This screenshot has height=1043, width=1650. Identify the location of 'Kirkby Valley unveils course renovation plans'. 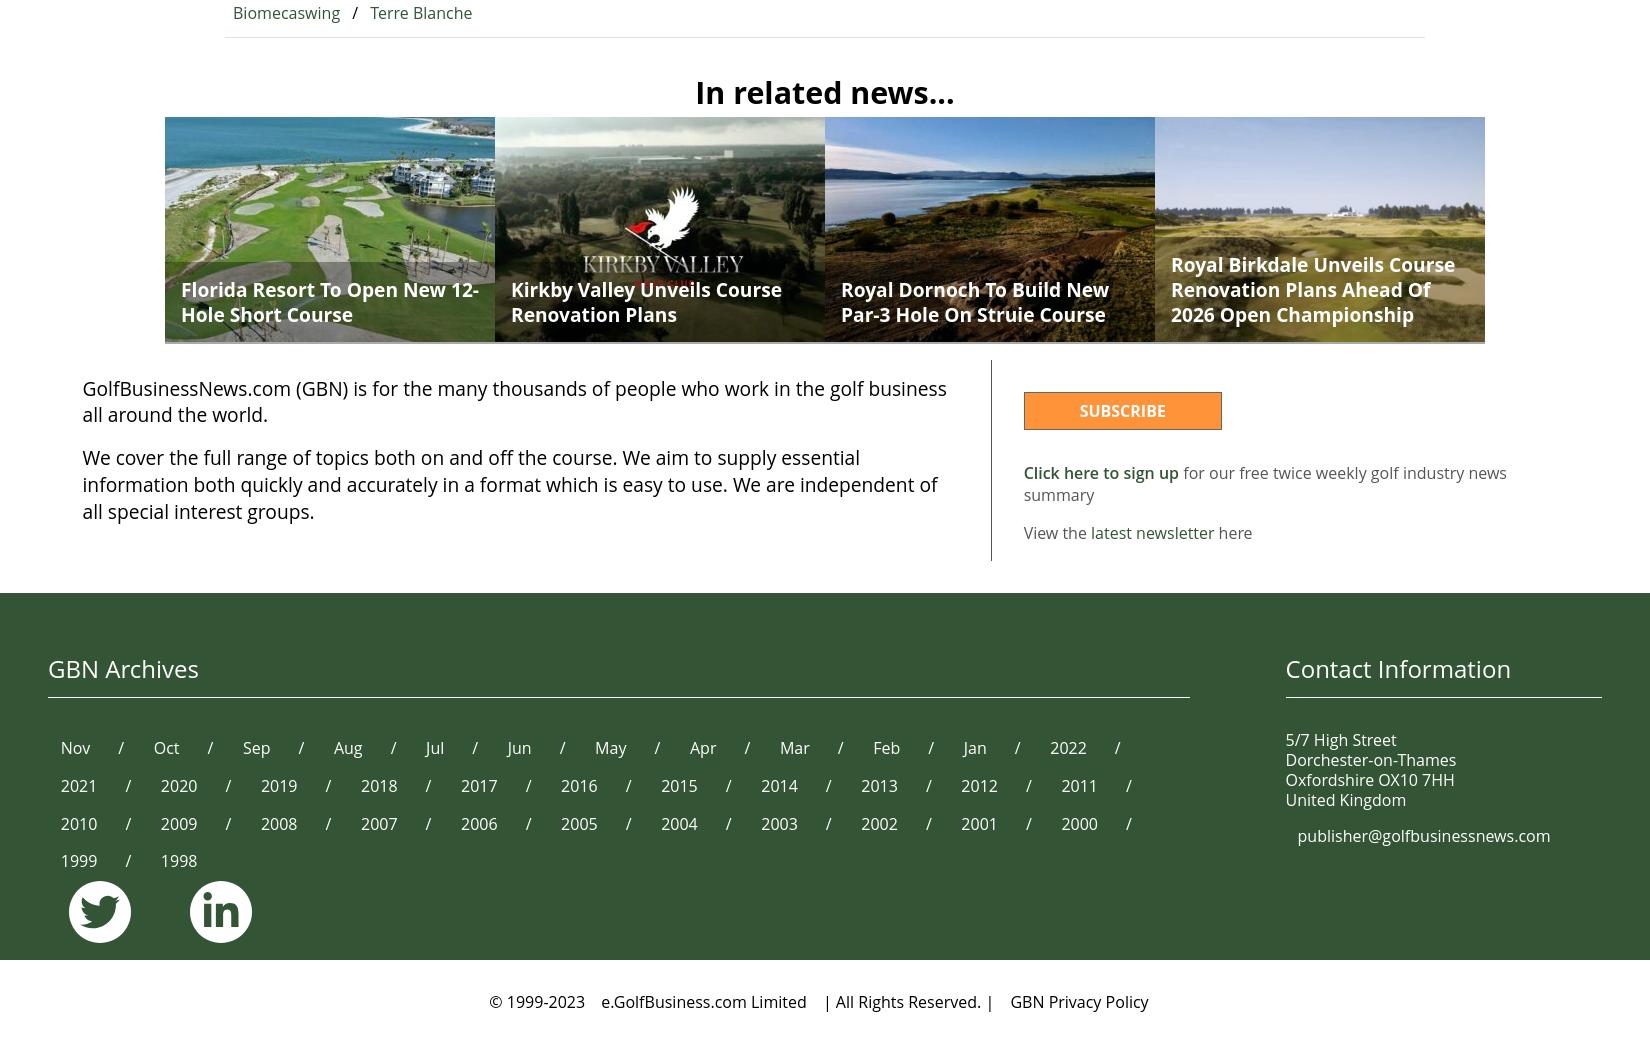
(645, 300).